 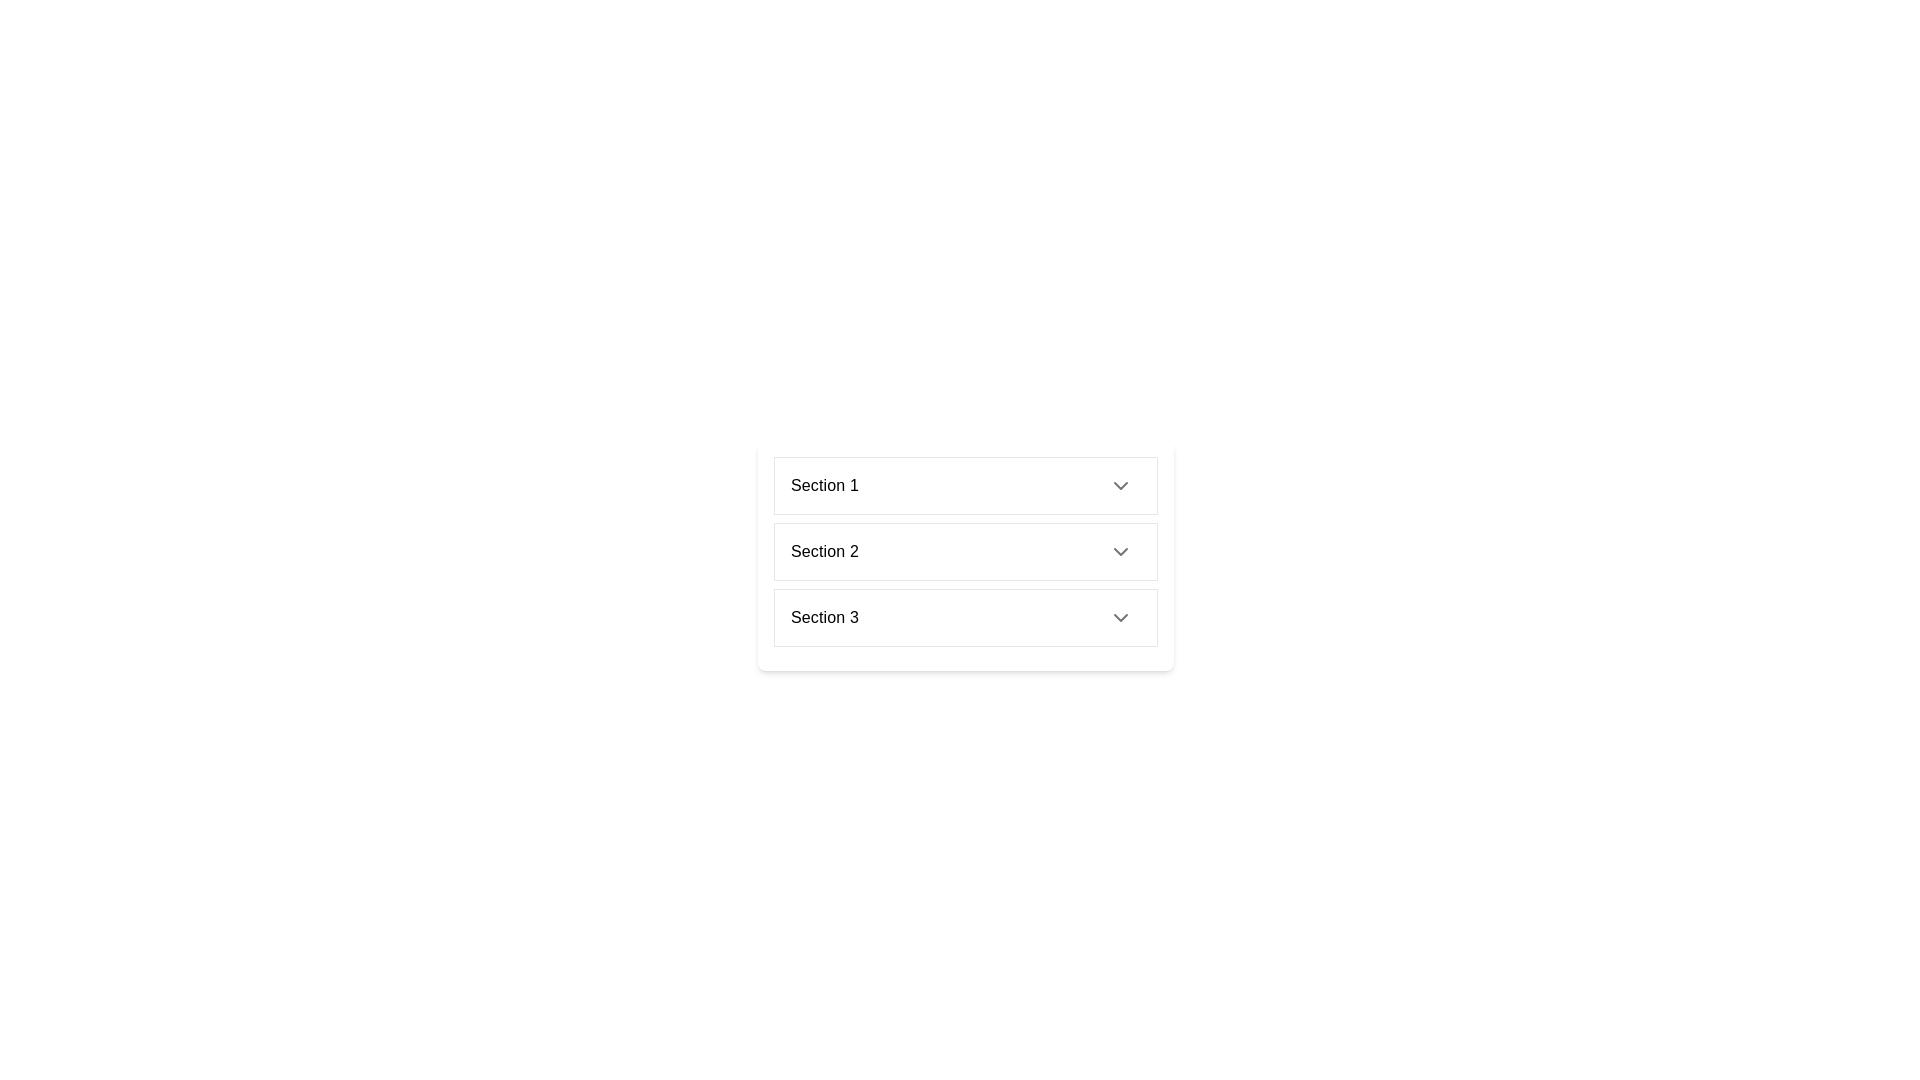 I want to click on the downwards chevron icon located to the right of the 'Section 1' label, so click(x=1121, y=486).